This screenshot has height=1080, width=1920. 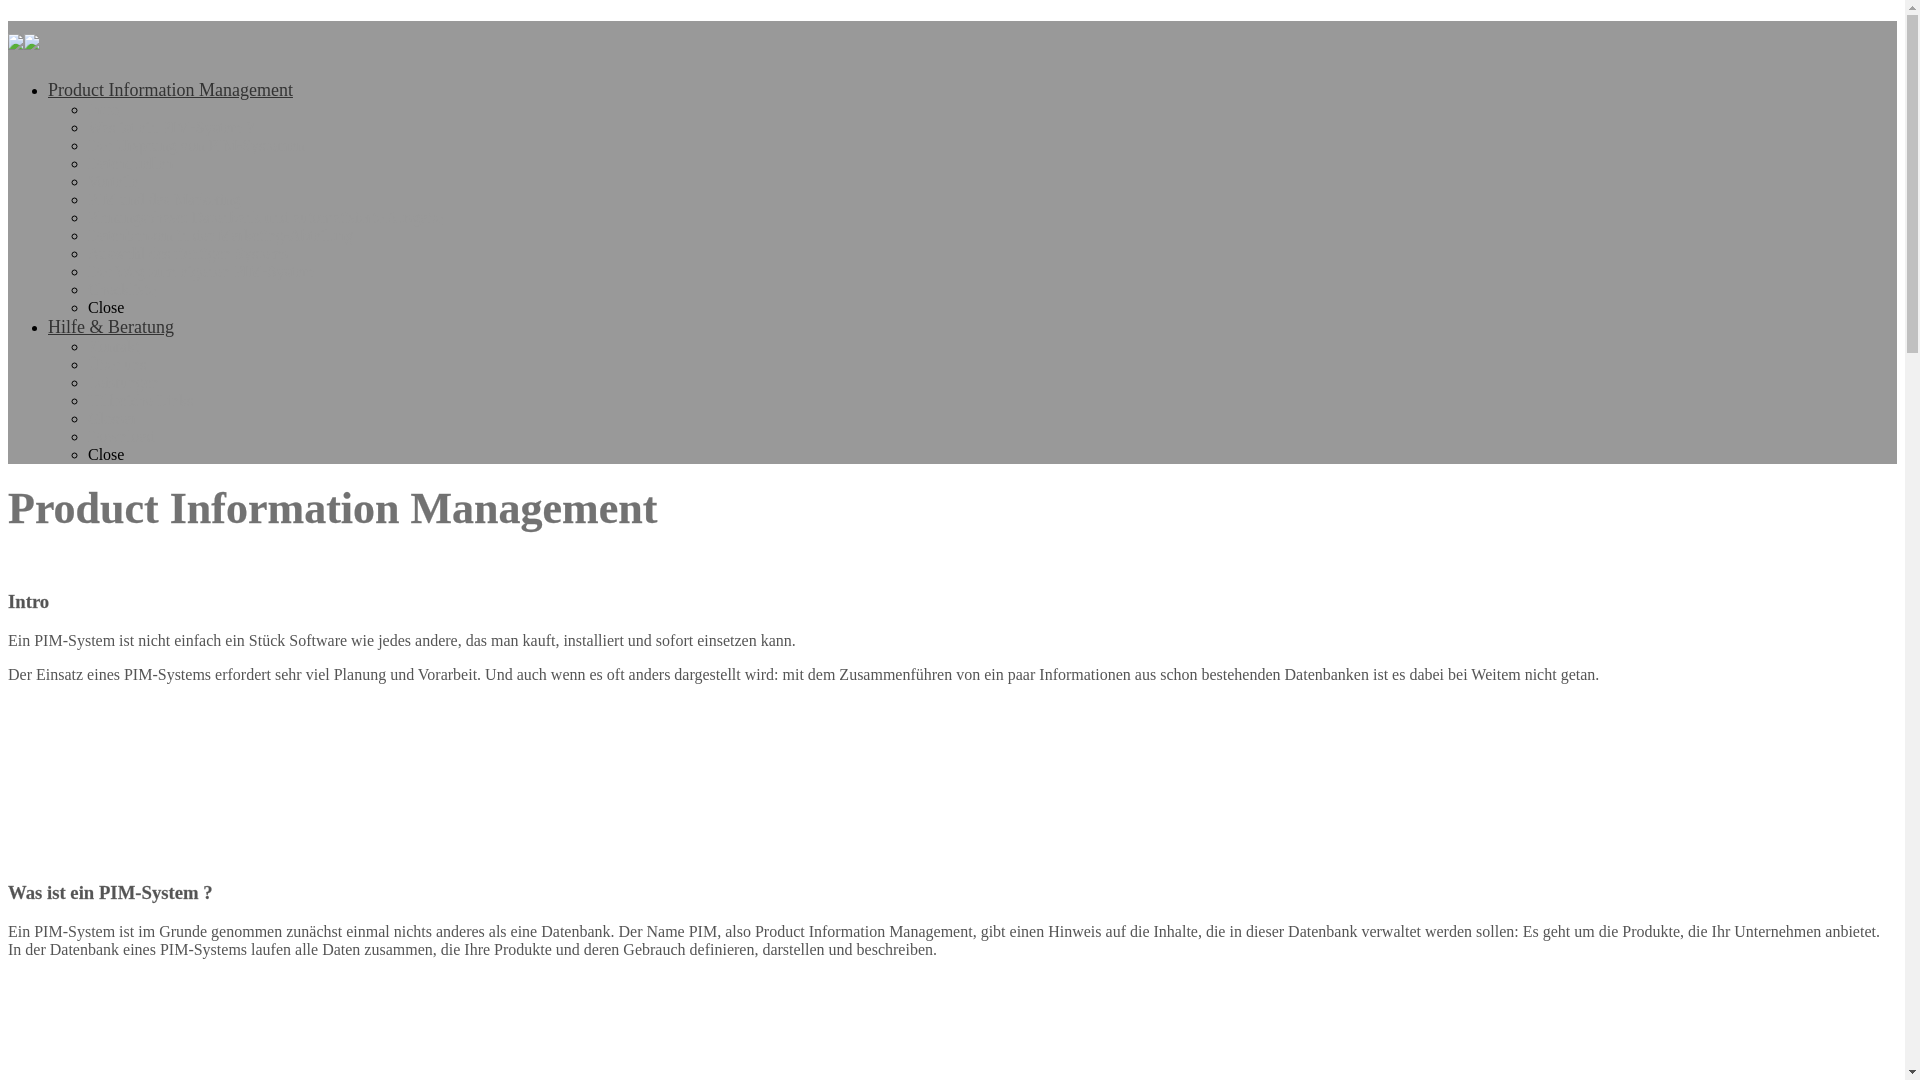 What do you see at coordinates (112, 181) in the screenshot?
I see `'Vorteile'` at bounding box center [112, 181].